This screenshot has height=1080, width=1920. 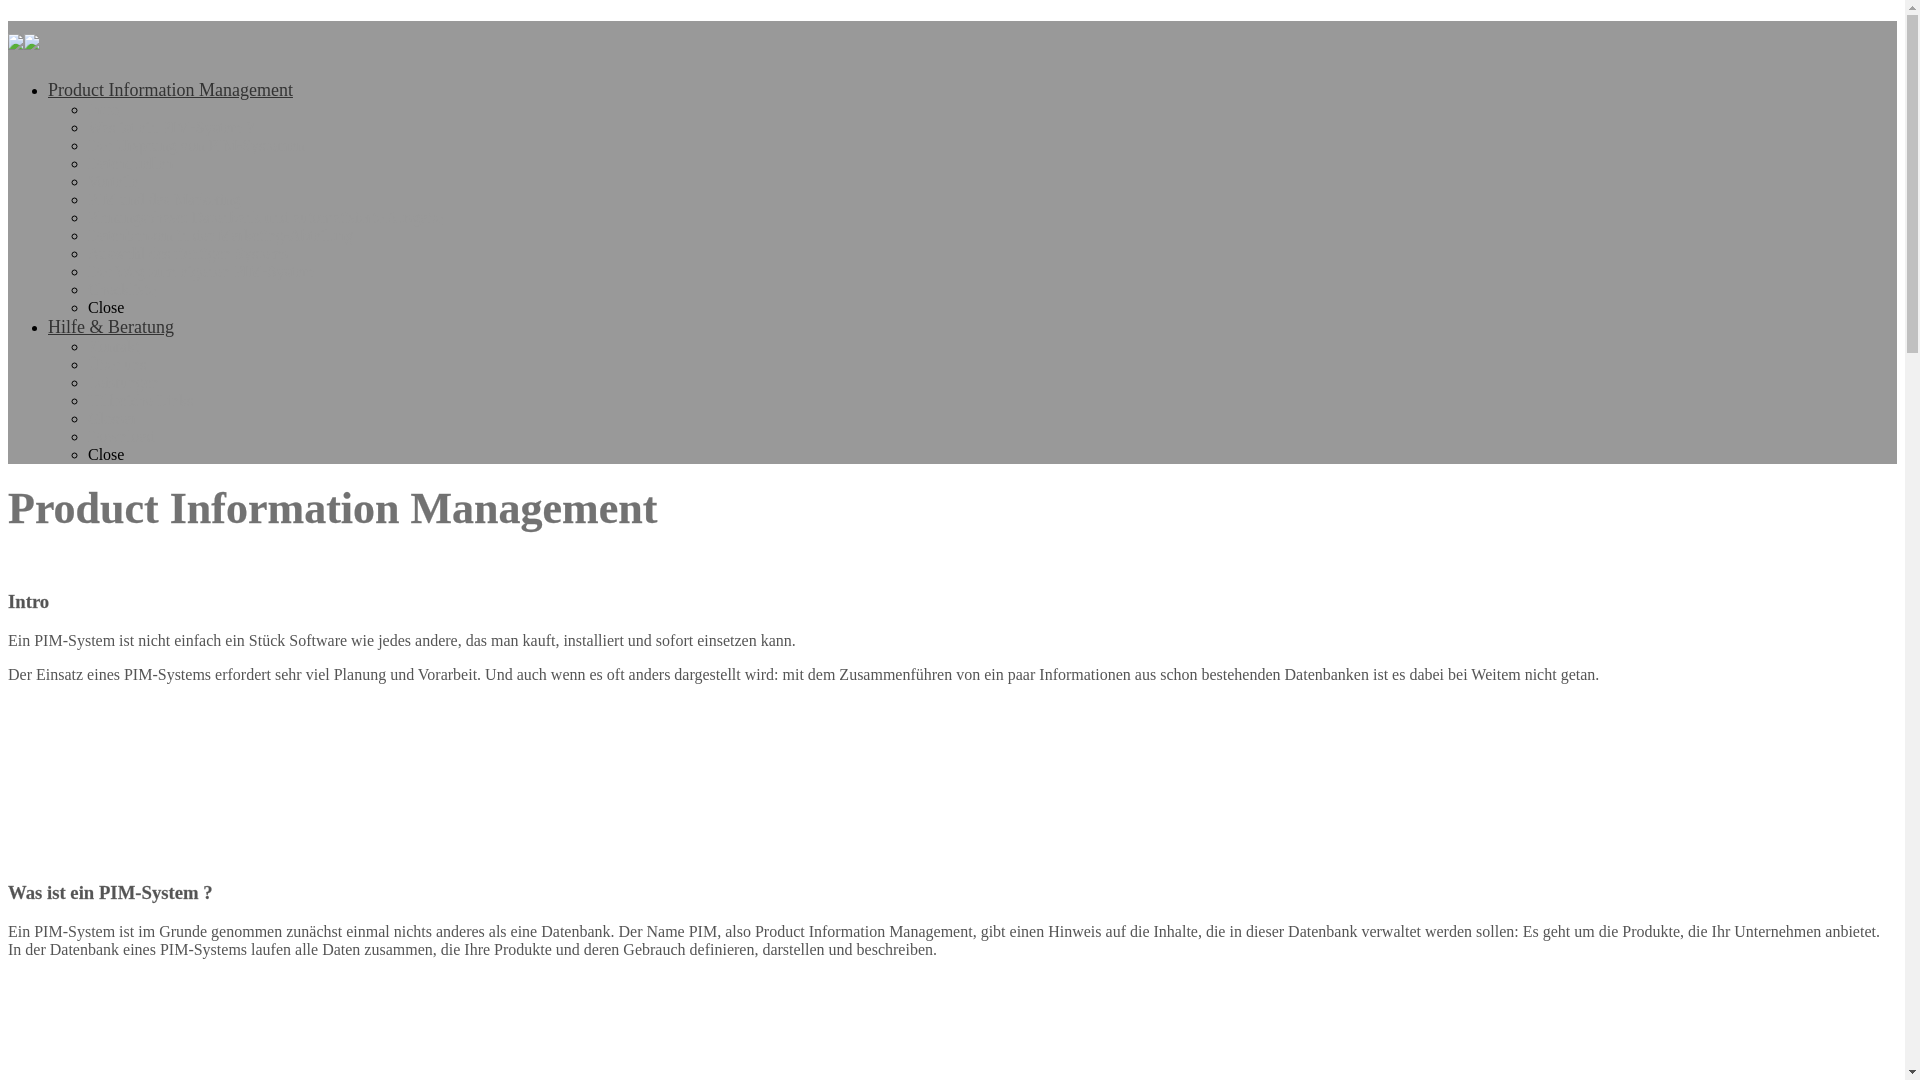 What do you see at coordinates (112, 181) in the screenshot?
I see `'Vorteile'` at bounding box center [112, 181].